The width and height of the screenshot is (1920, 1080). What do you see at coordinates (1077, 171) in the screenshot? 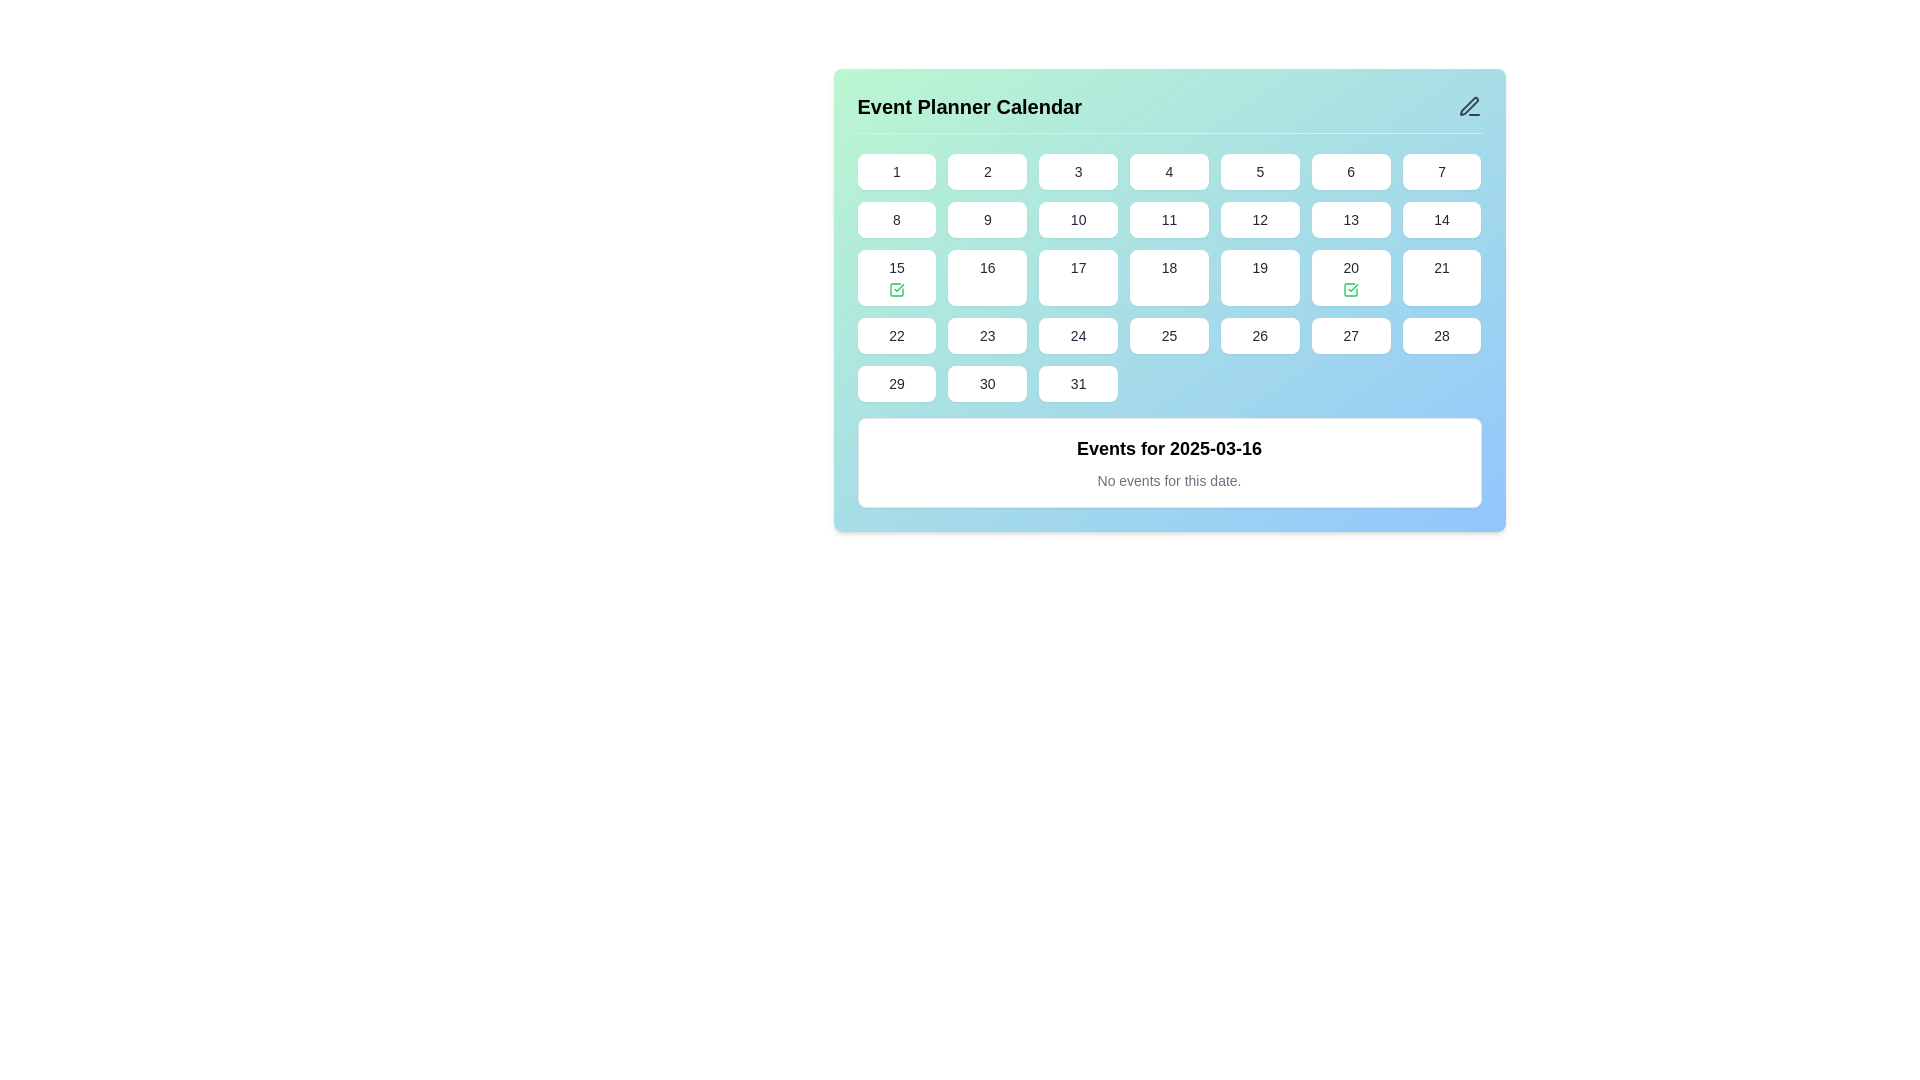
I see `the button corresponding to the 3rd day in the calendar view` at bounding box center [1077, 171].